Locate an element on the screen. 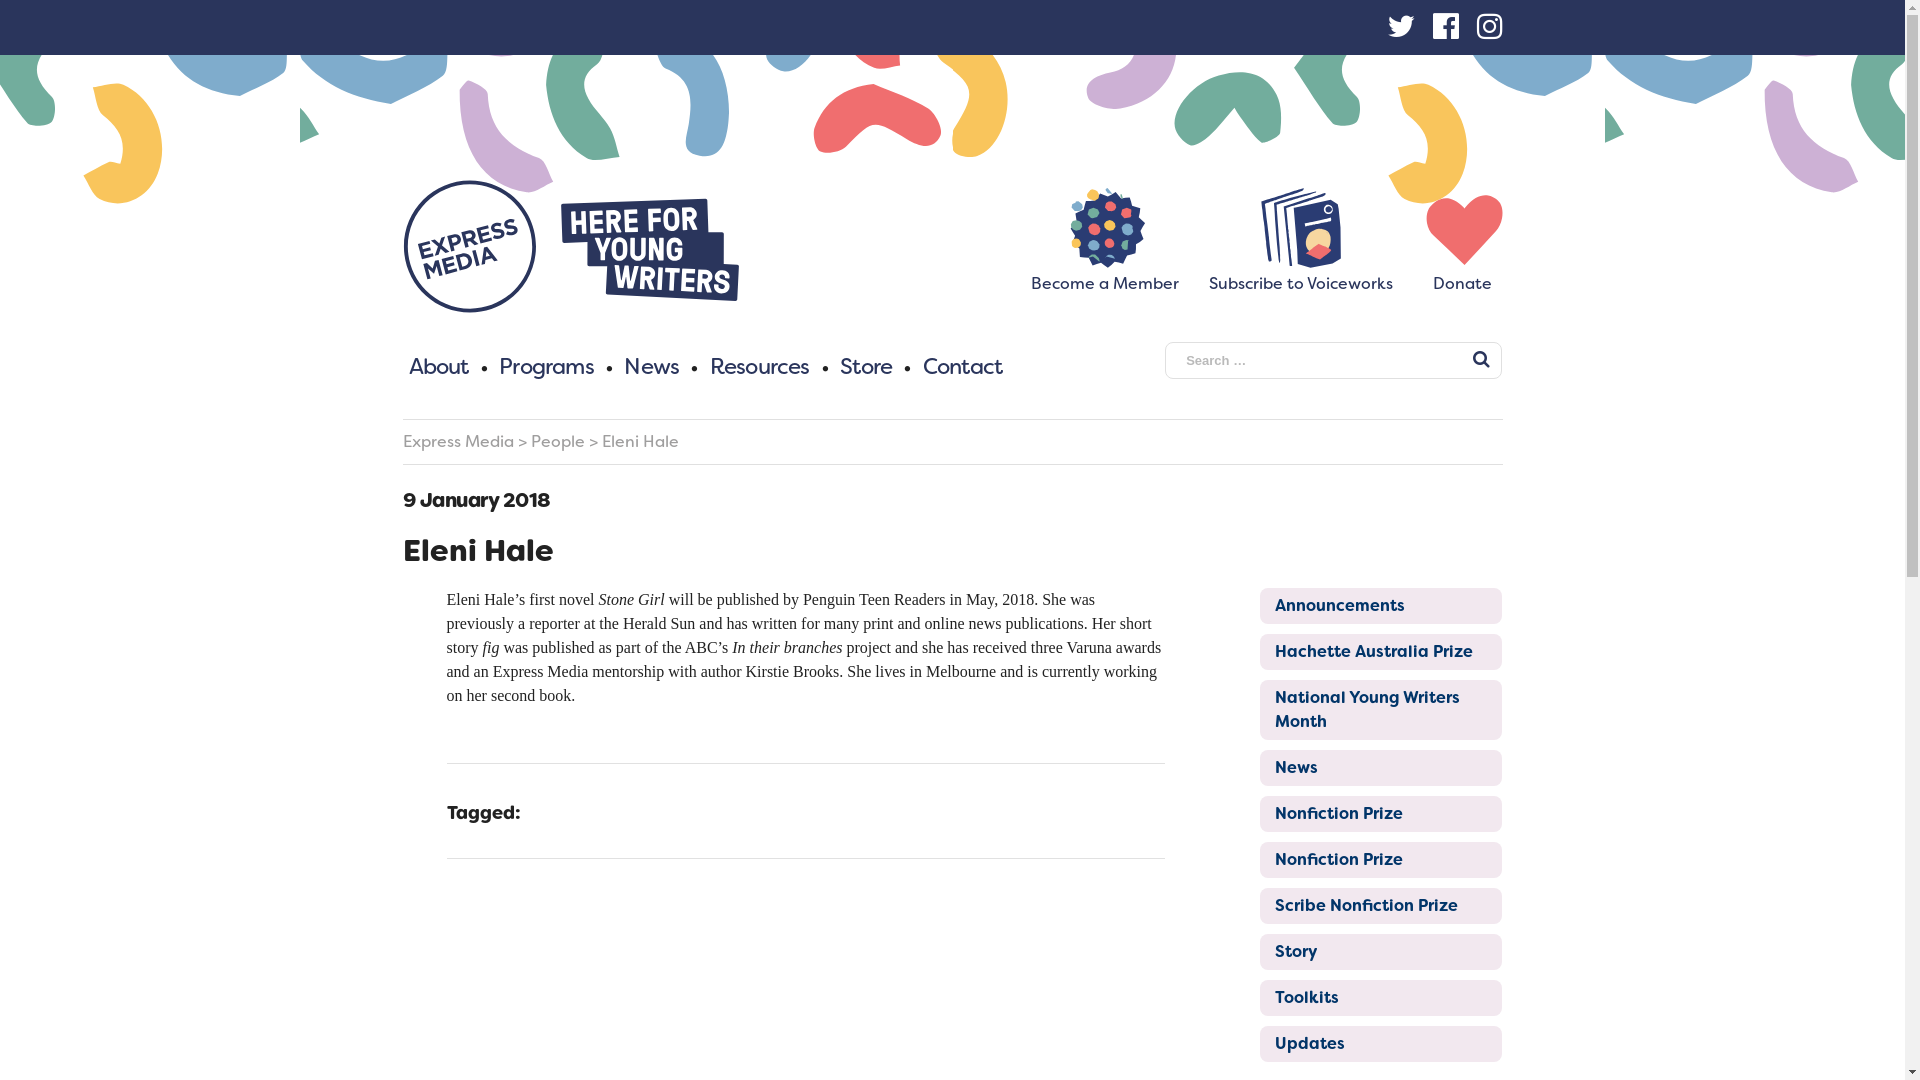  'Subscribe to Voiceworks' is located at coordinates (1300, 275).